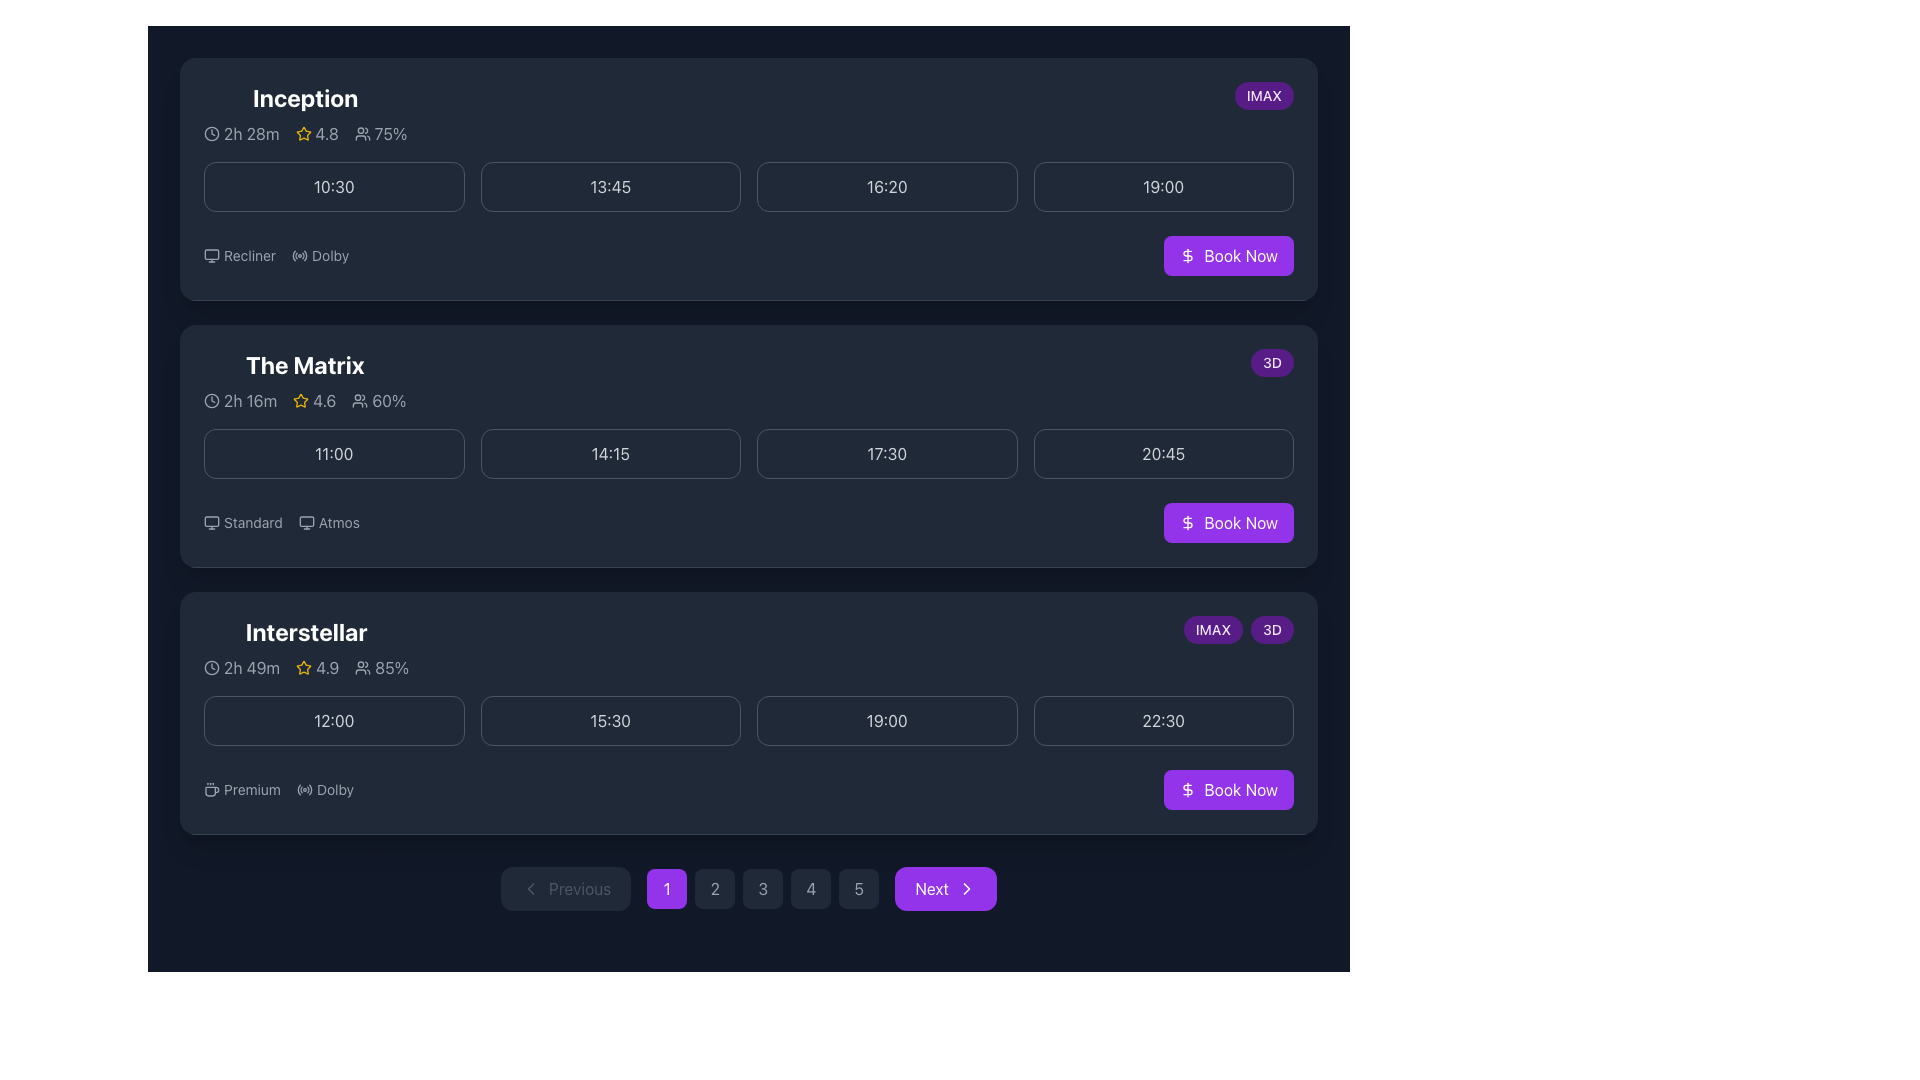  Describe the element at coordinates (330, 254) in the screenshot. I see `the text label indicating the availability of the Dolby audio feature for the 'Inception' movie, located in the secondary information section after the radio icon` at that location.